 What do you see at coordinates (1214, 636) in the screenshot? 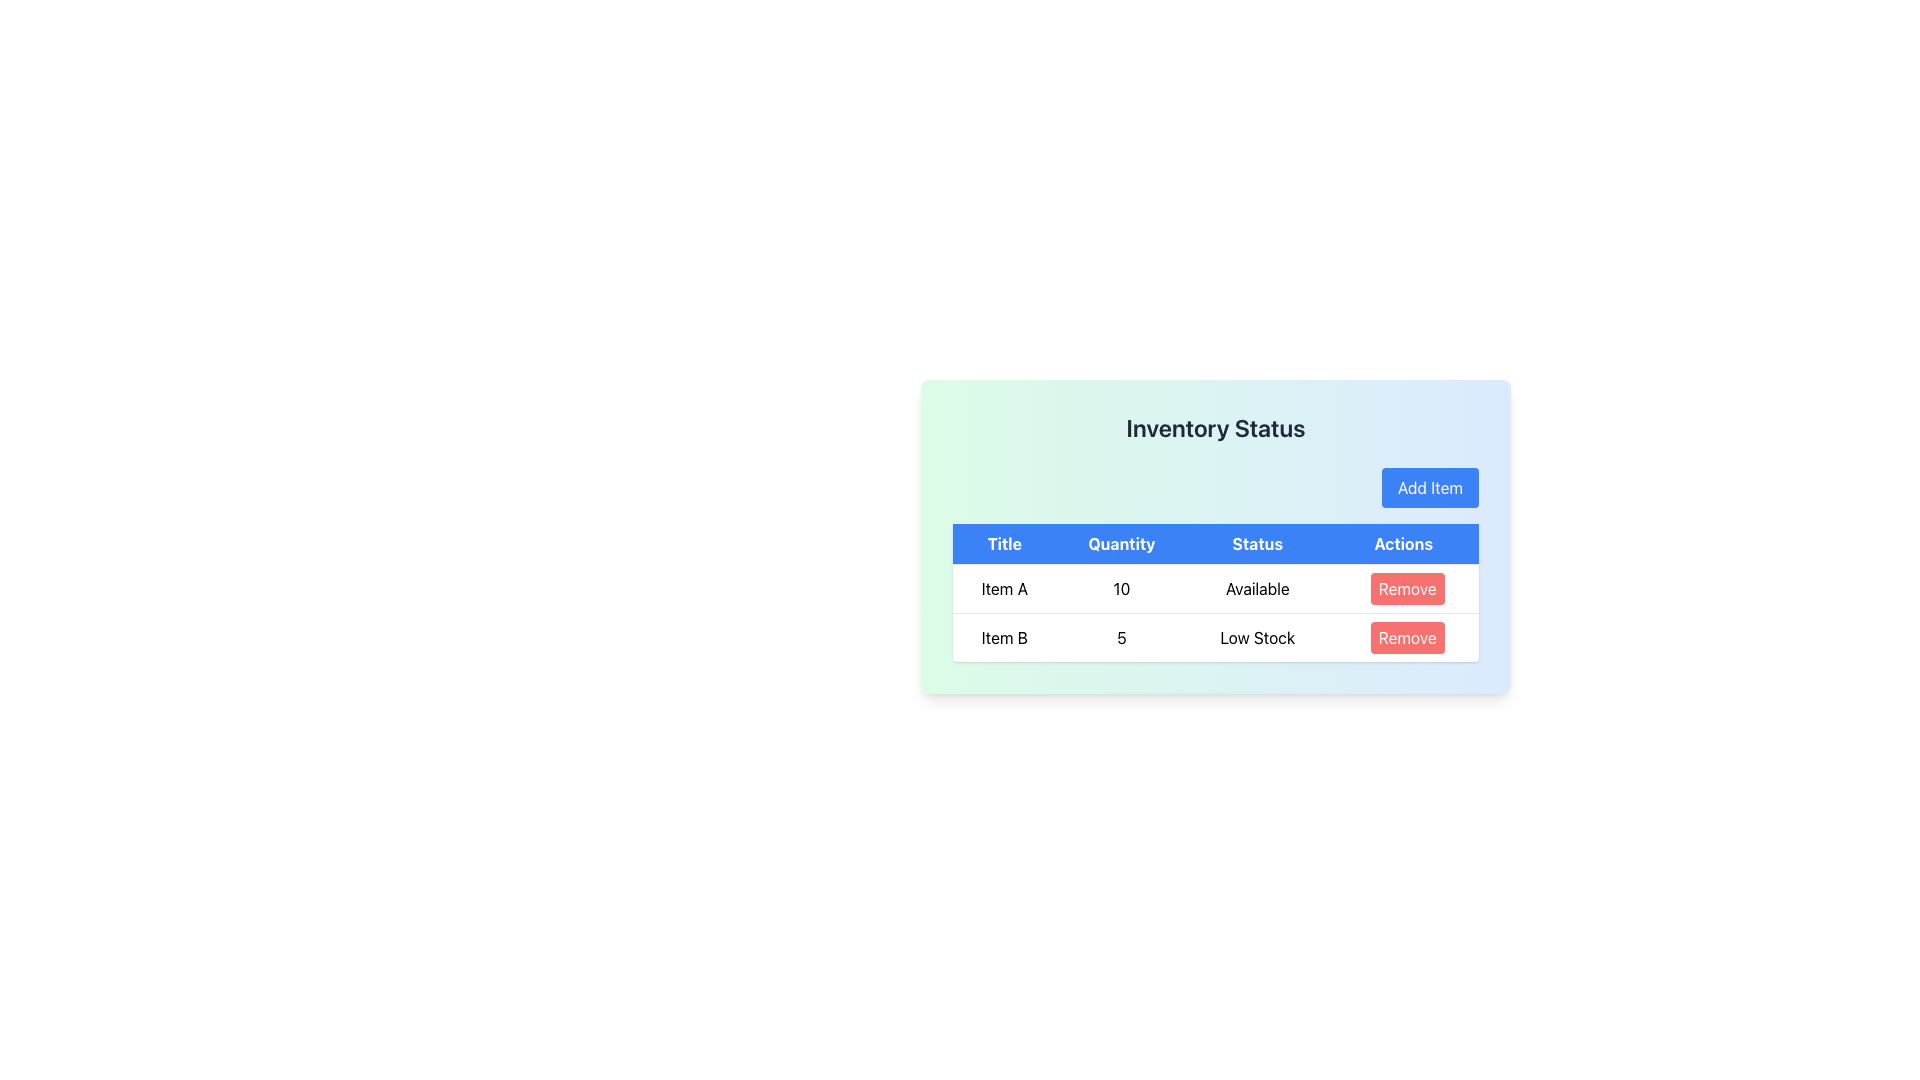
I see `the second row in the inventory list table, which displays the item 'Item B', its quantity '5', stock status 'Low Stock', and the option to 'Remove'` at bounding box center [1214, 636].